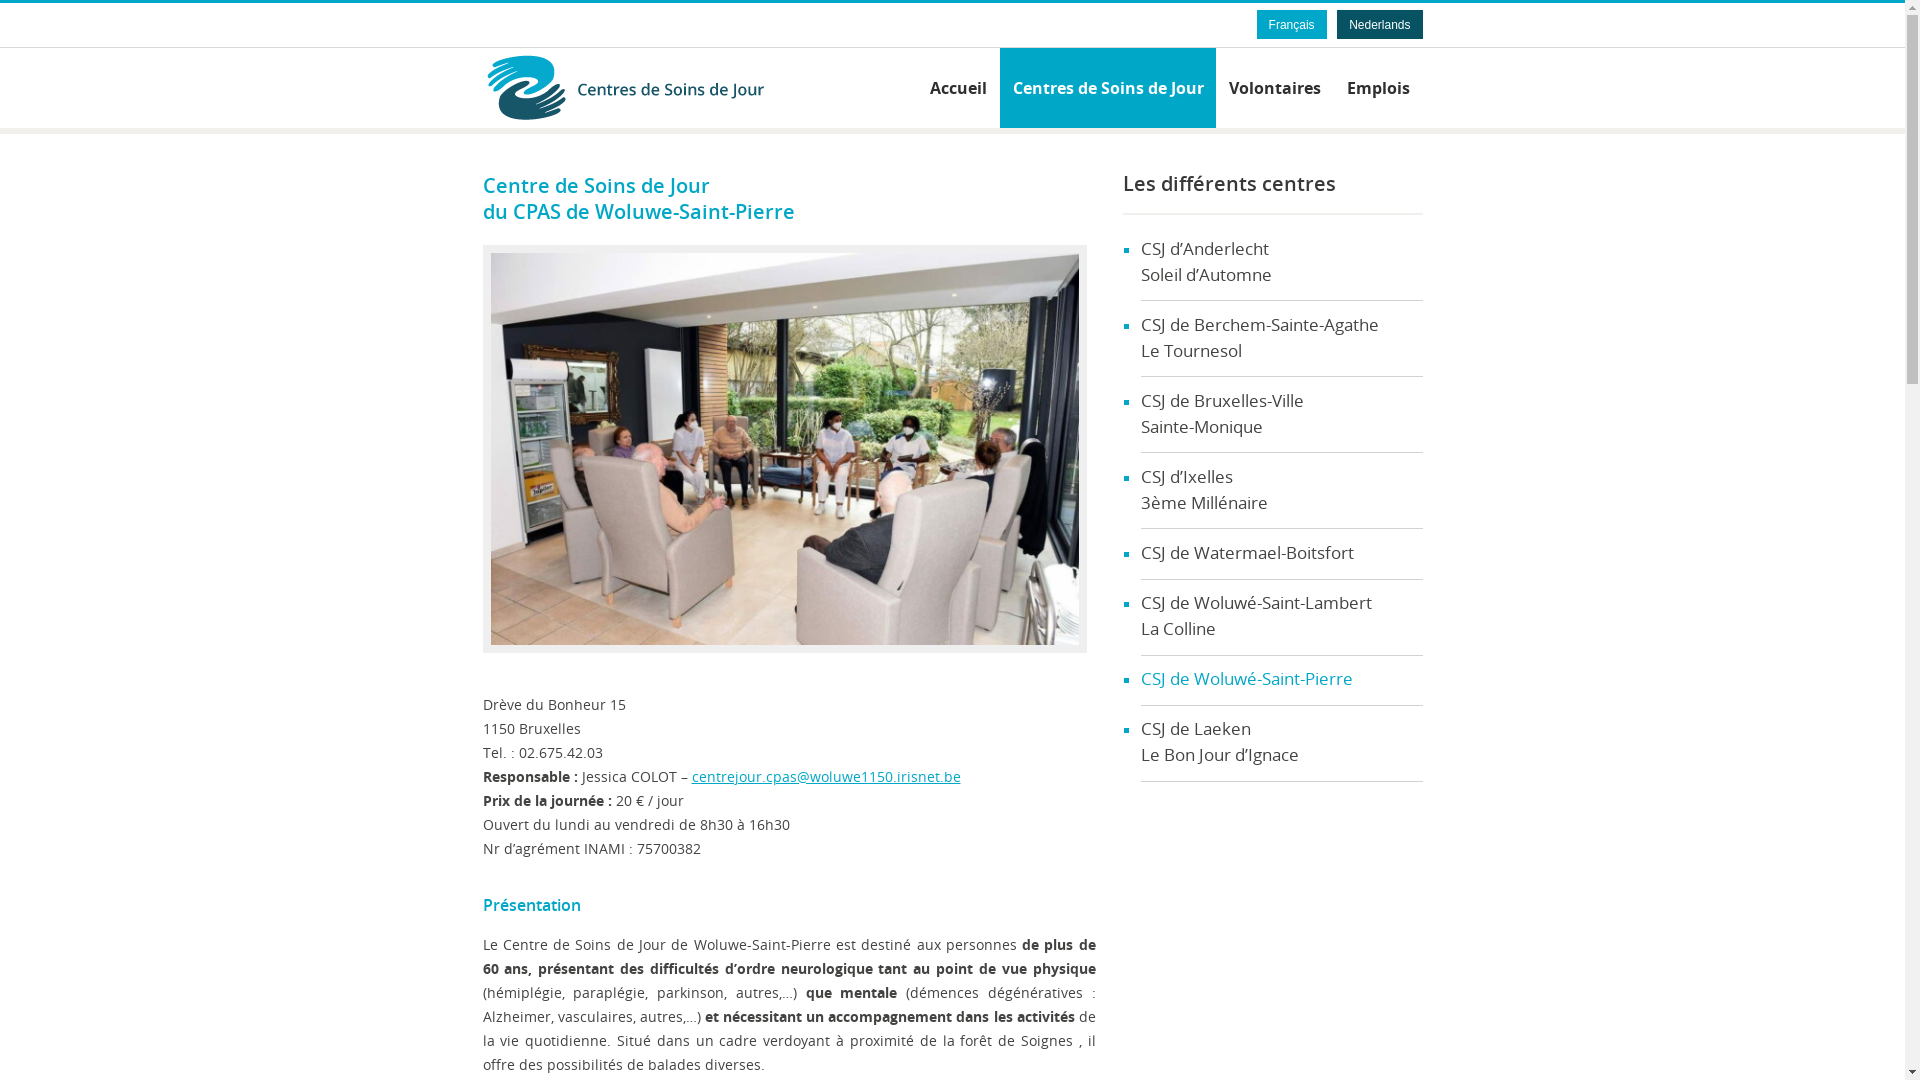 This screenshot has width=1920, height=1080. What do you see at coordinates (1274, 87) in the screenshot?
I see `'Volontaires'` at bounding box center [1274, 87].